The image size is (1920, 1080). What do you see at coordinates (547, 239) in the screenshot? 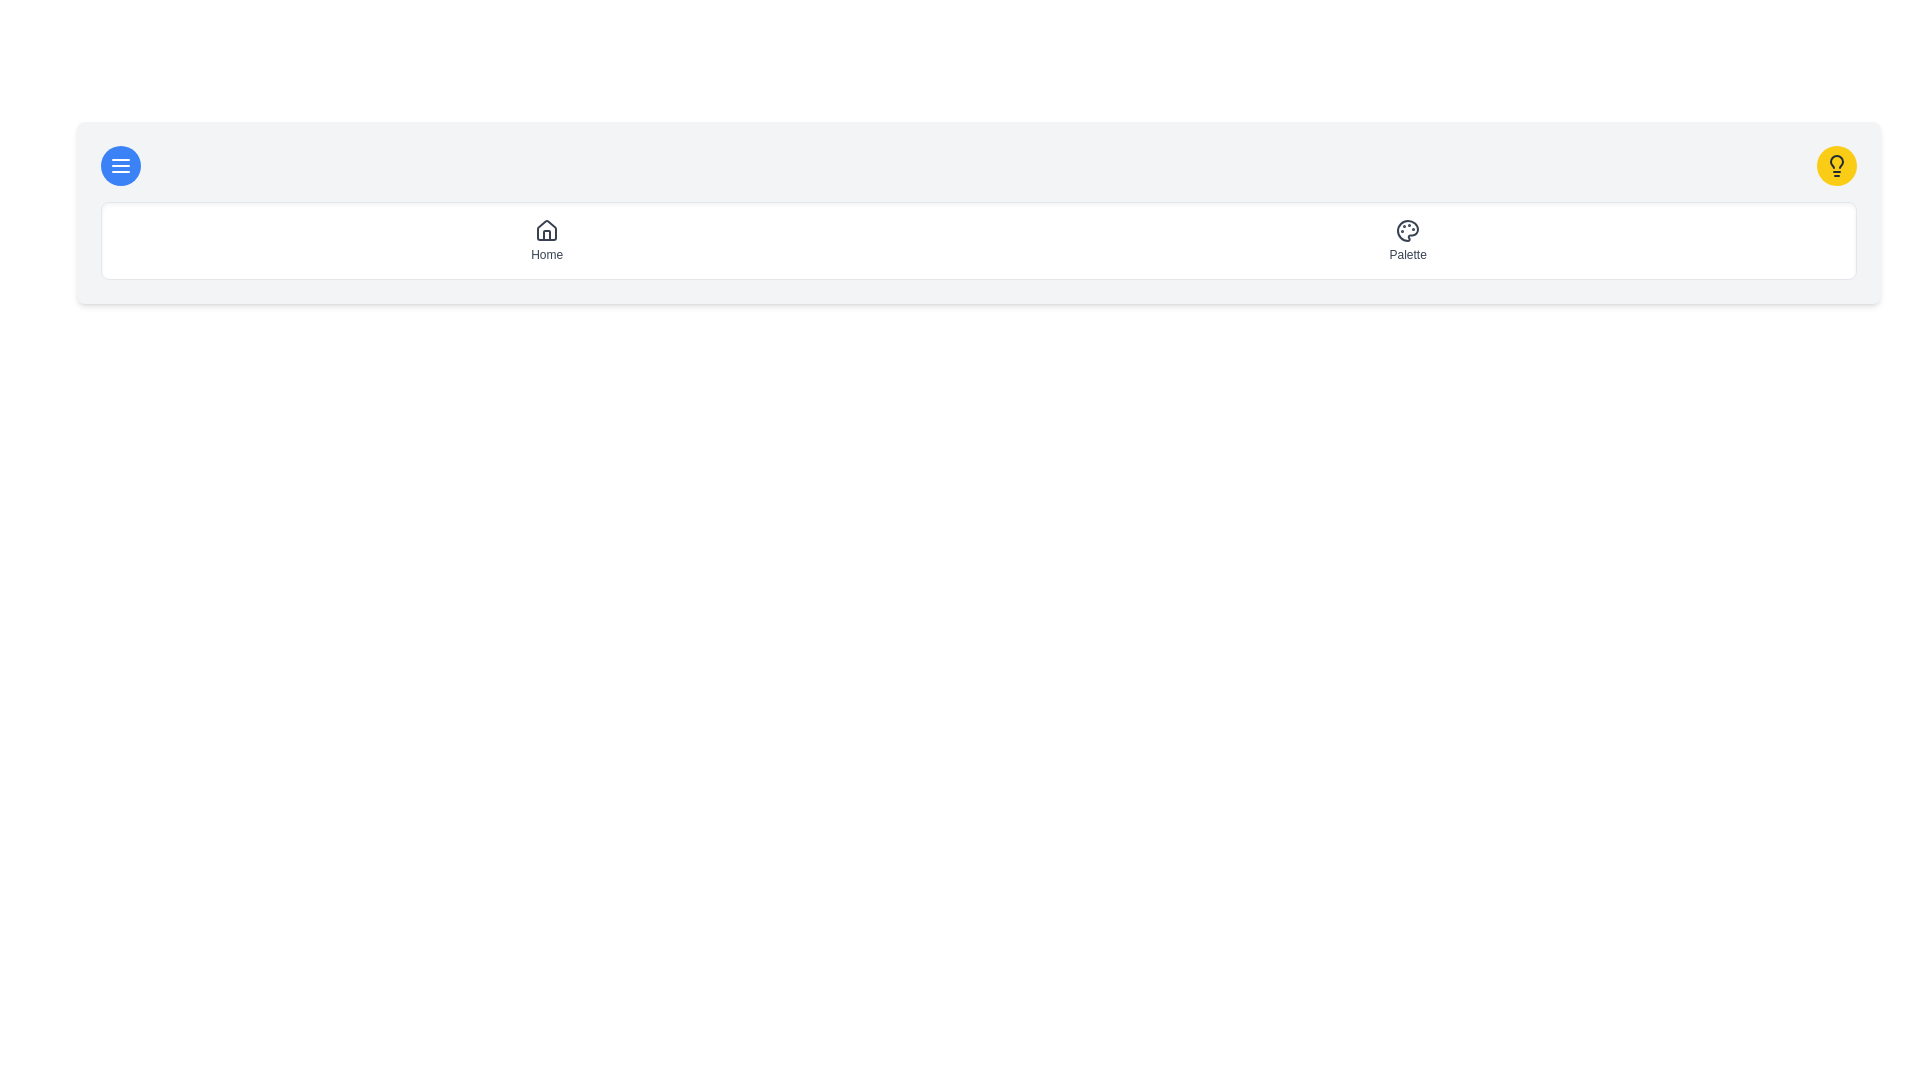
I see `the interactive button with an icon and text` at bounding box center [547, 239].